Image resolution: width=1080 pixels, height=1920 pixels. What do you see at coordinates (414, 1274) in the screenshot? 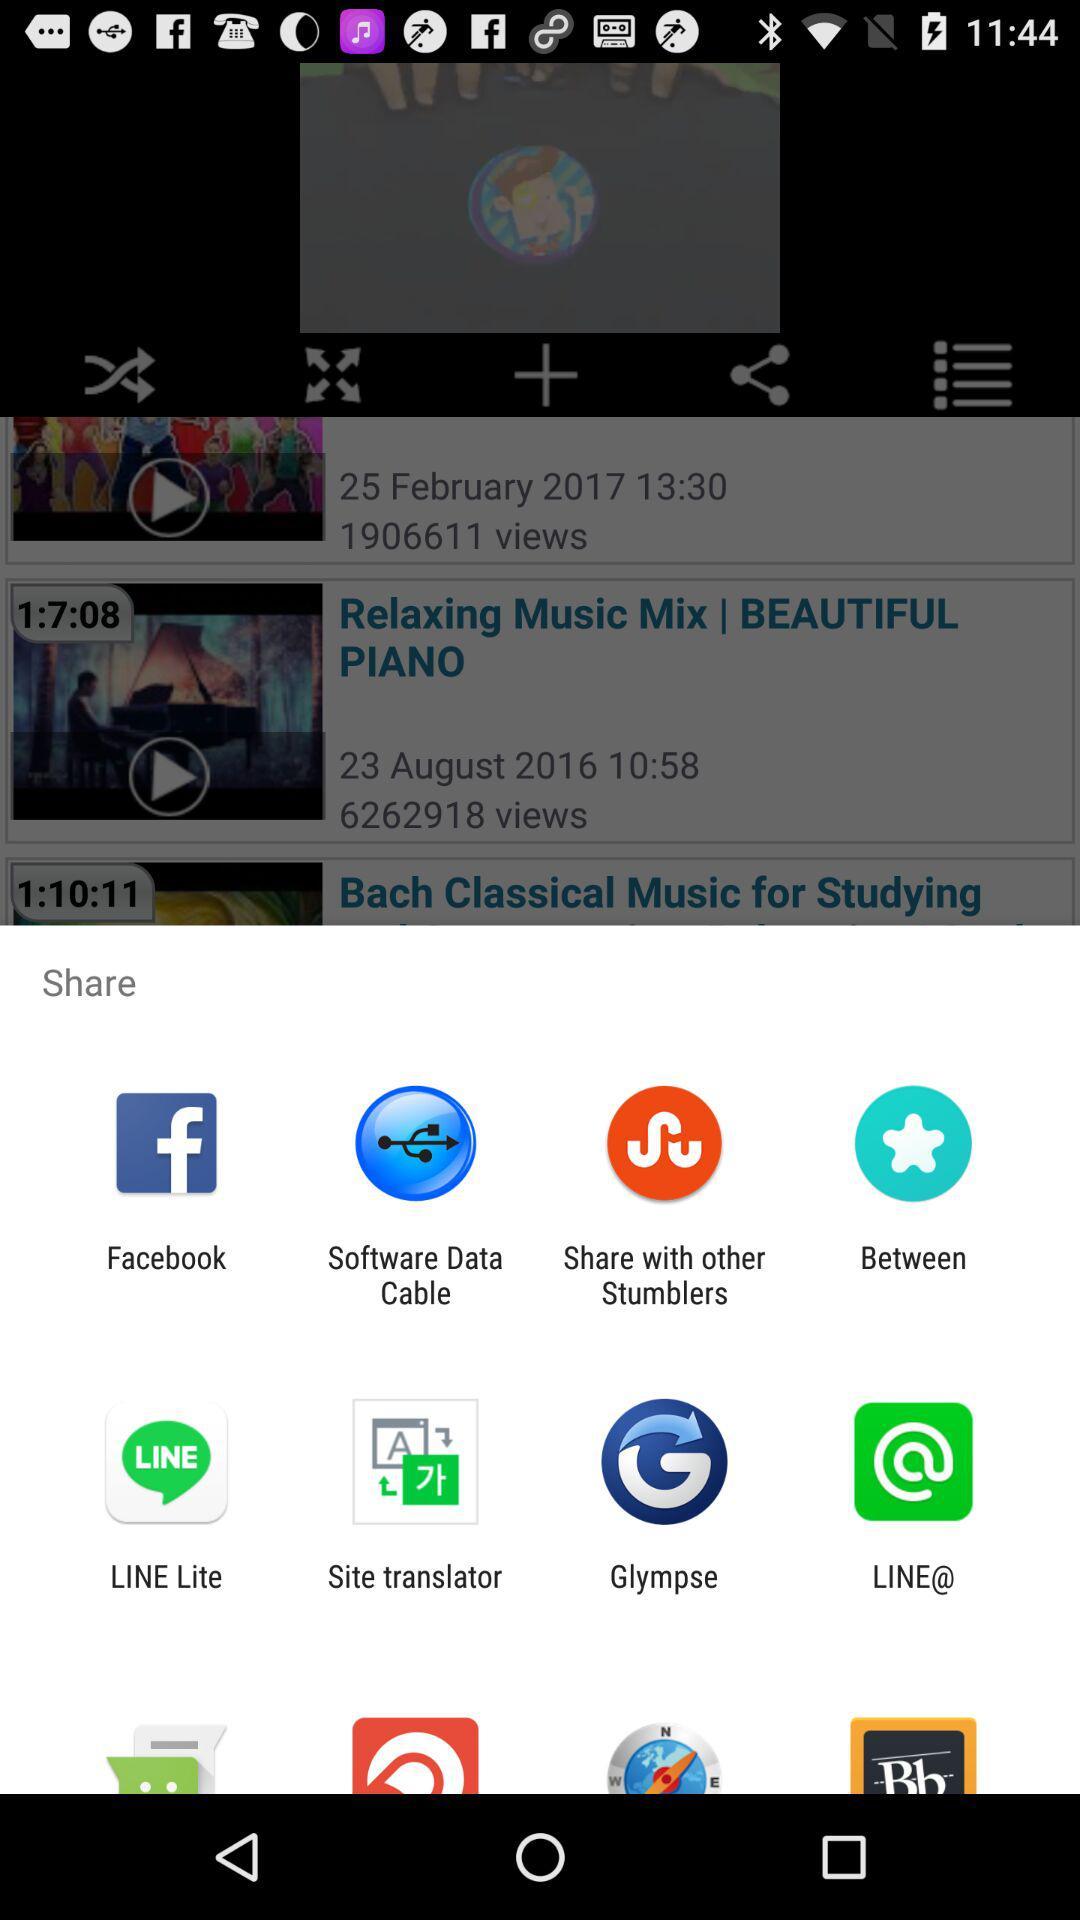
I see `icon next to share with other icon` at bounding box center [414, 1274].